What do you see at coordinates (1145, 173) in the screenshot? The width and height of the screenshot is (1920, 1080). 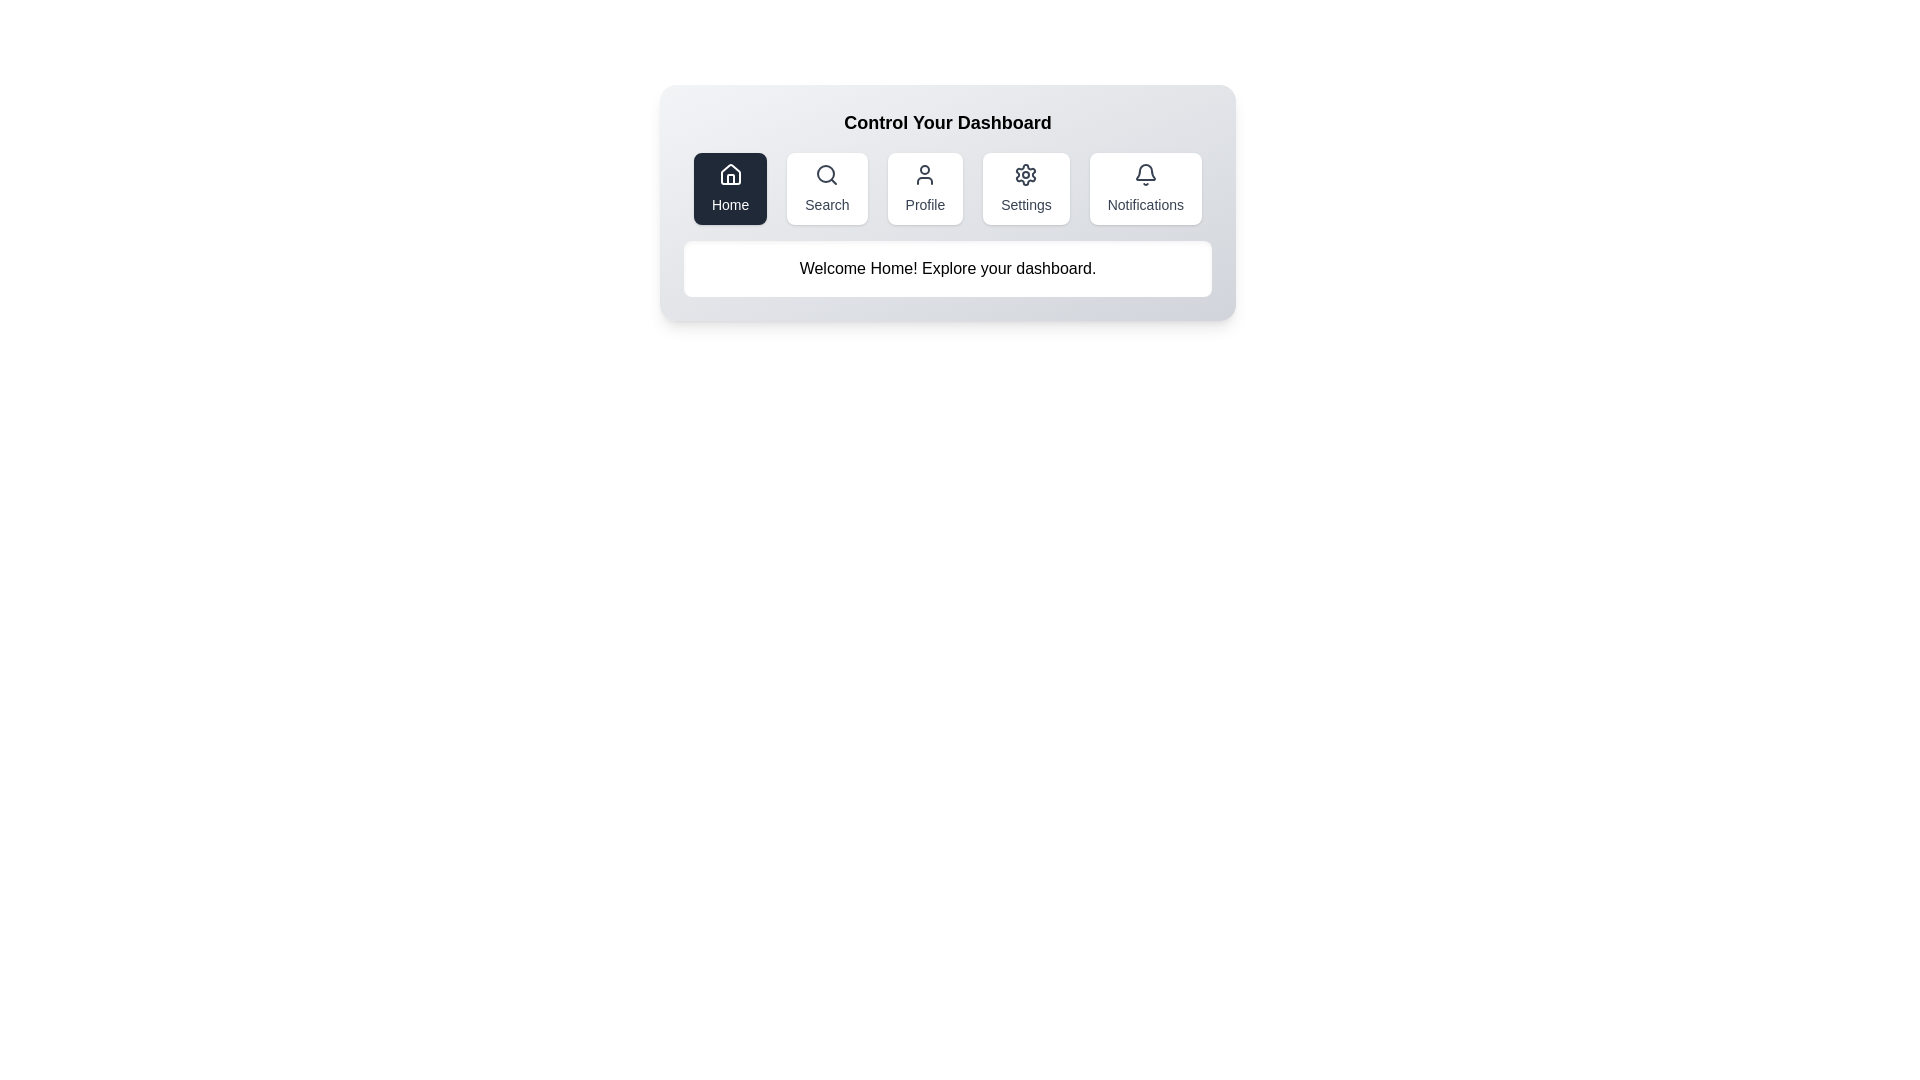 I see `the appearance of the bell icon located in the 'Notifications' button, which is part of the top center horizontal menu bar` at bounding box center [1145, 173].